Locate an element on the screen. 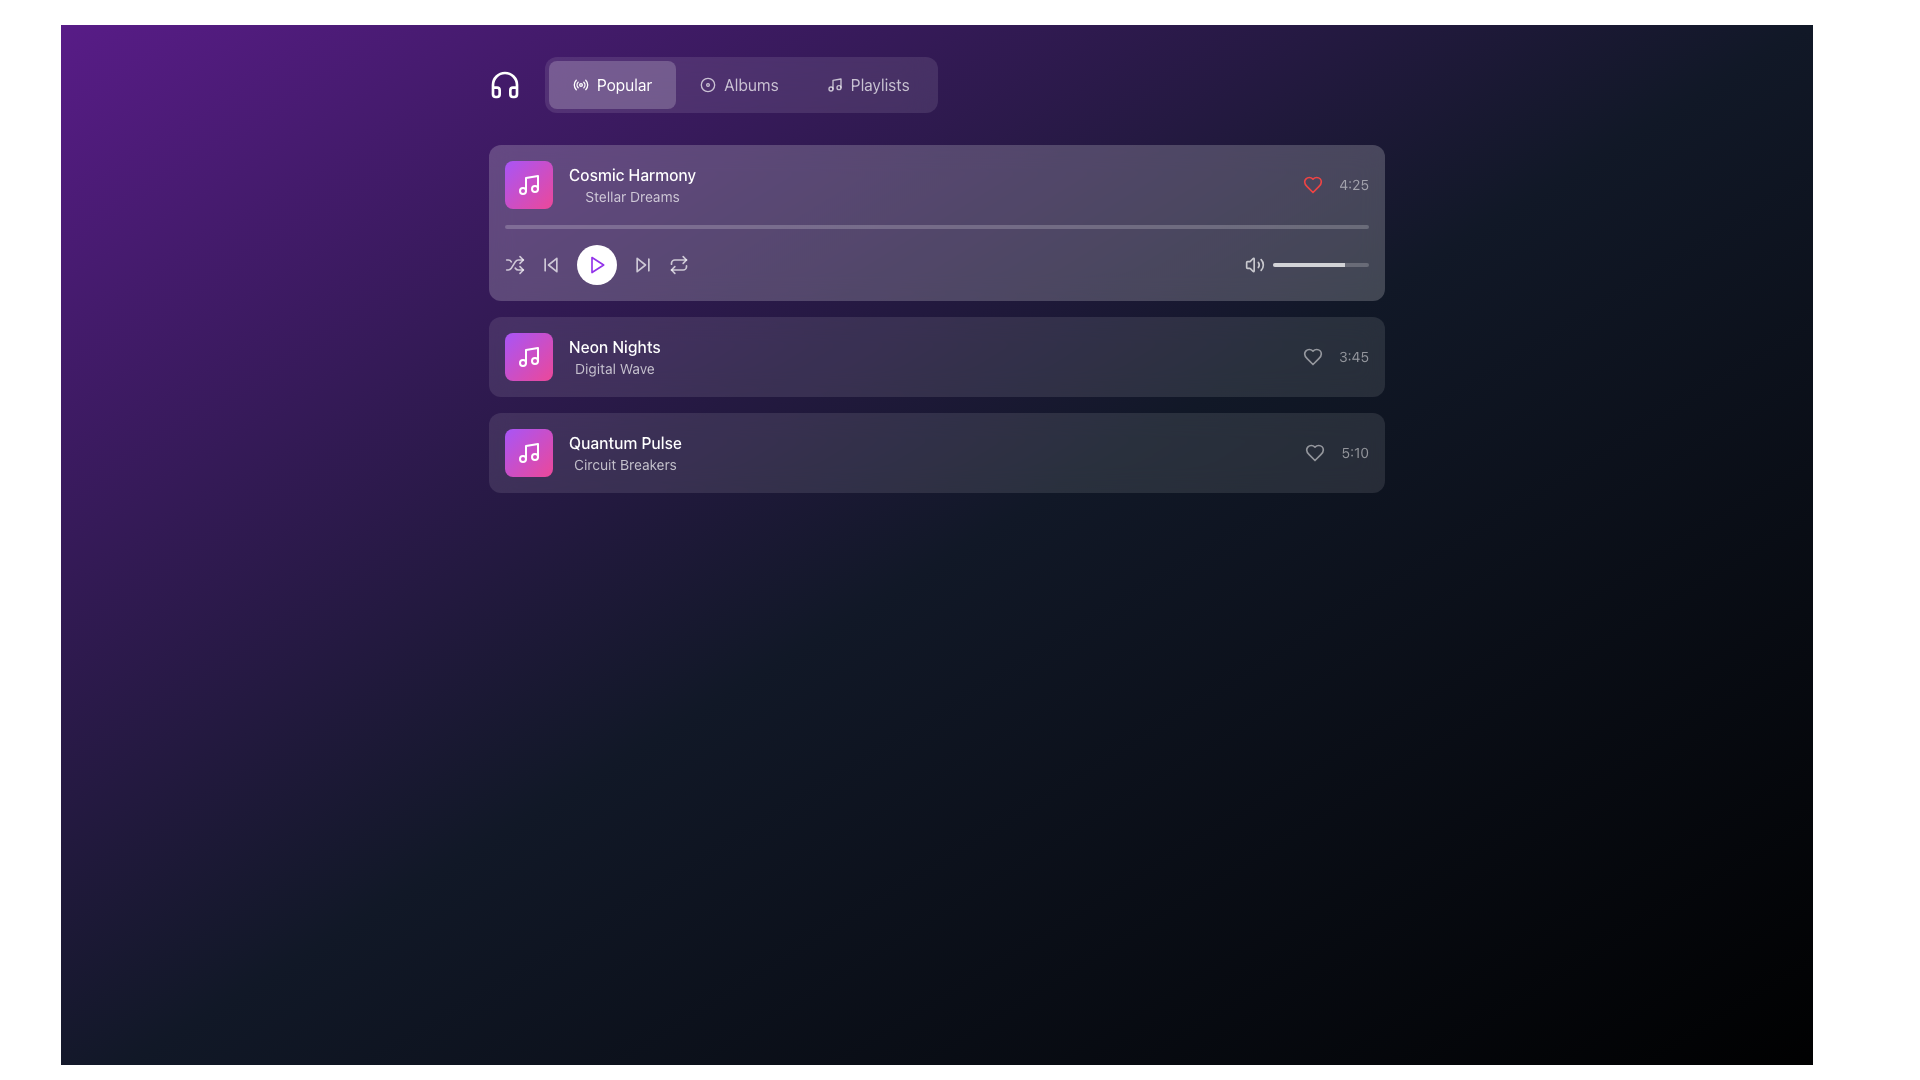  the third Interactive List Item in the music playlist interface, labeled 'Quantum Pulse' by 'Circuit Breakers' is located at coordinates (935, 452).